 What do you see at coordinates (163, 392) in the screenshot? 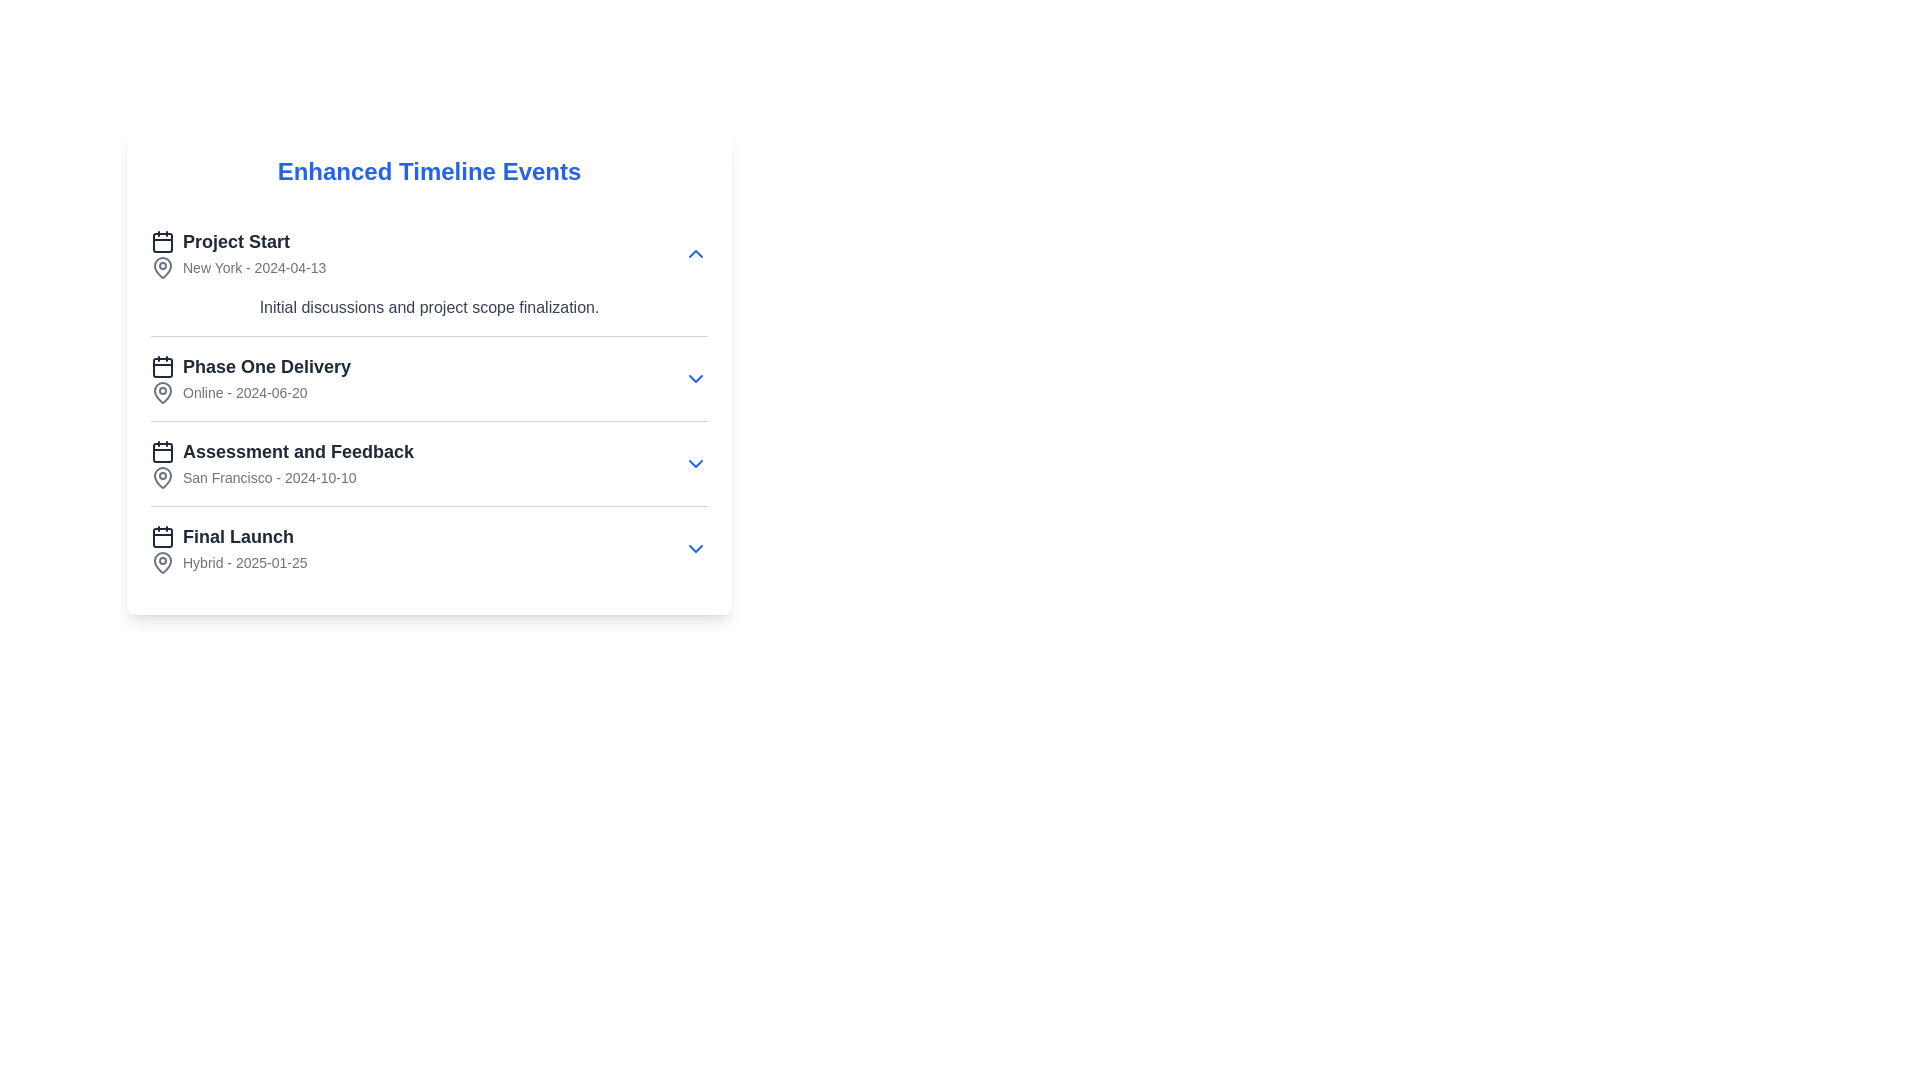
I see `the map pin icon next to 'Phase One Delivery' in the timeline events list` at bounding box center [163, 392].